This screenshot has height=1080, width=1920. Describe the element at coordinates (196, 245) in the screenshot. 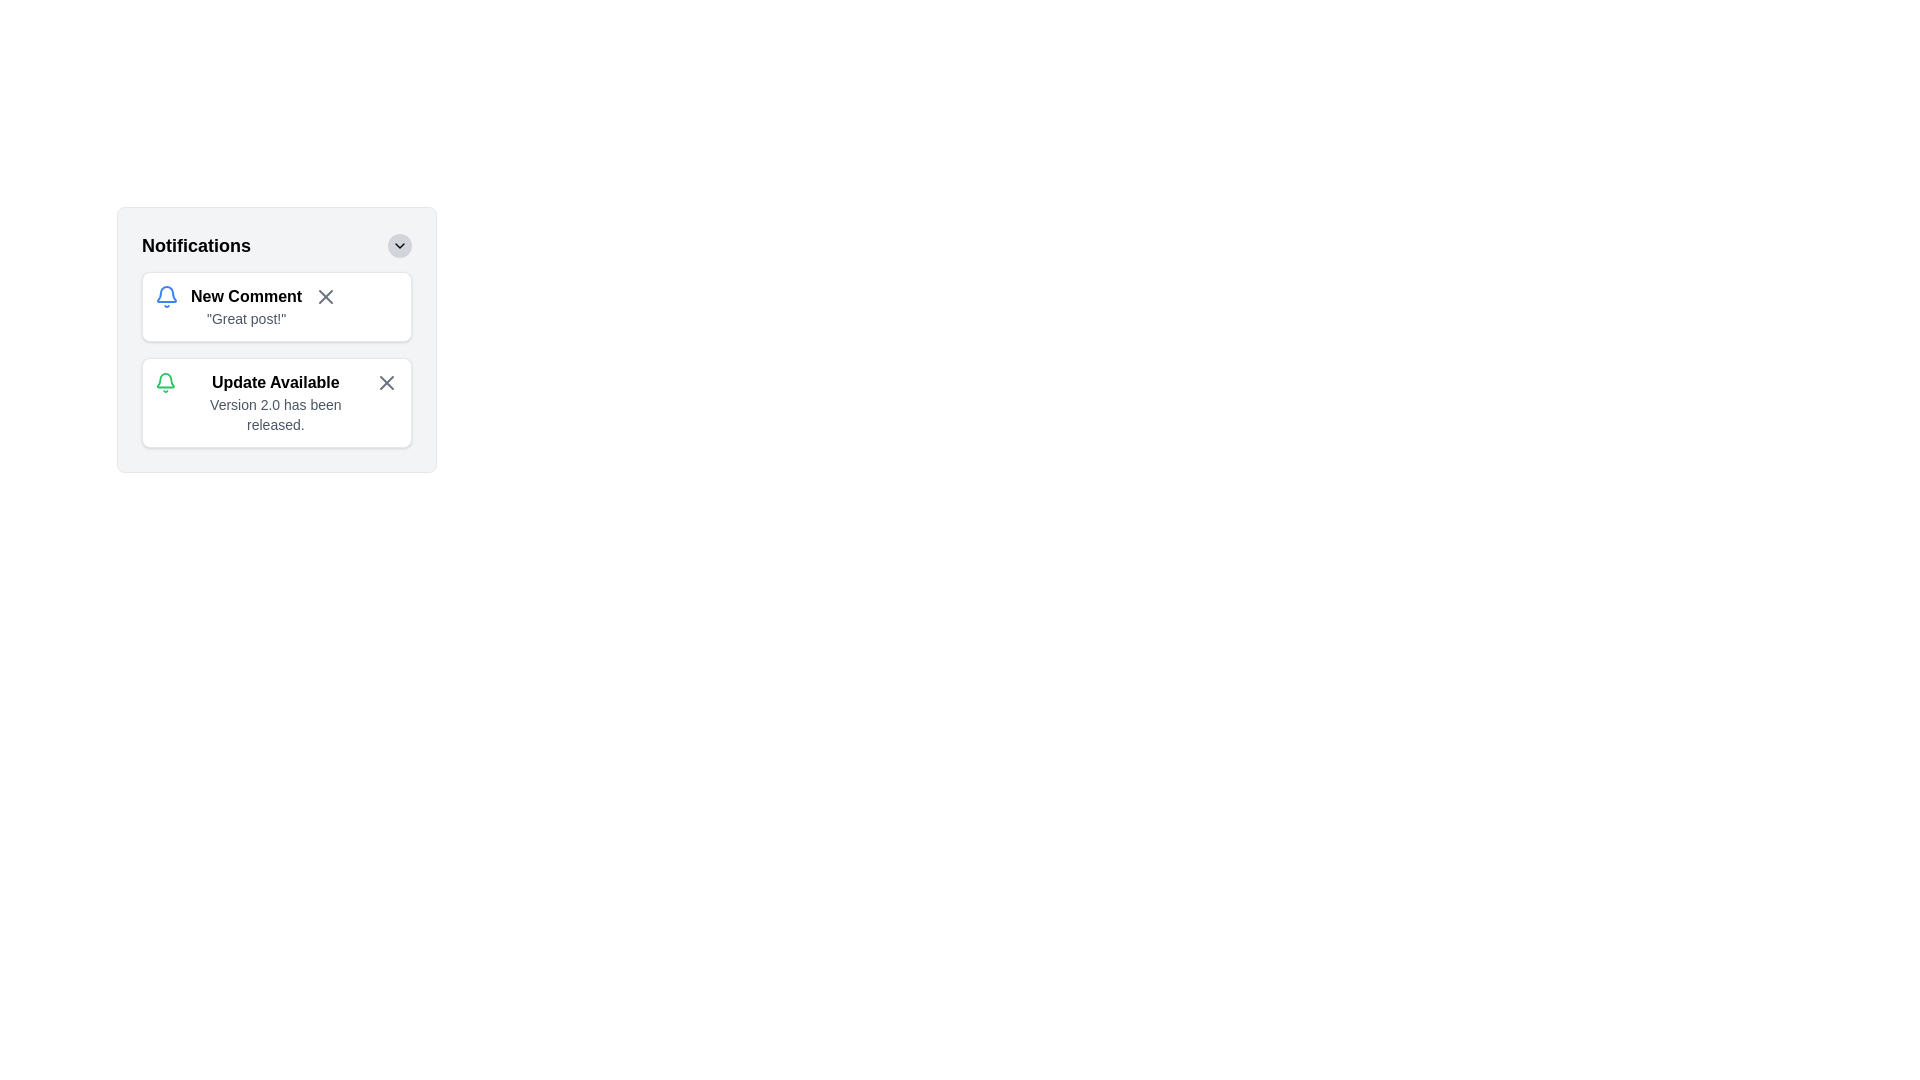

I see `the bold, black-colored text label reading 'Notifications' located at the upper-left corner of the notification panel` at that location.